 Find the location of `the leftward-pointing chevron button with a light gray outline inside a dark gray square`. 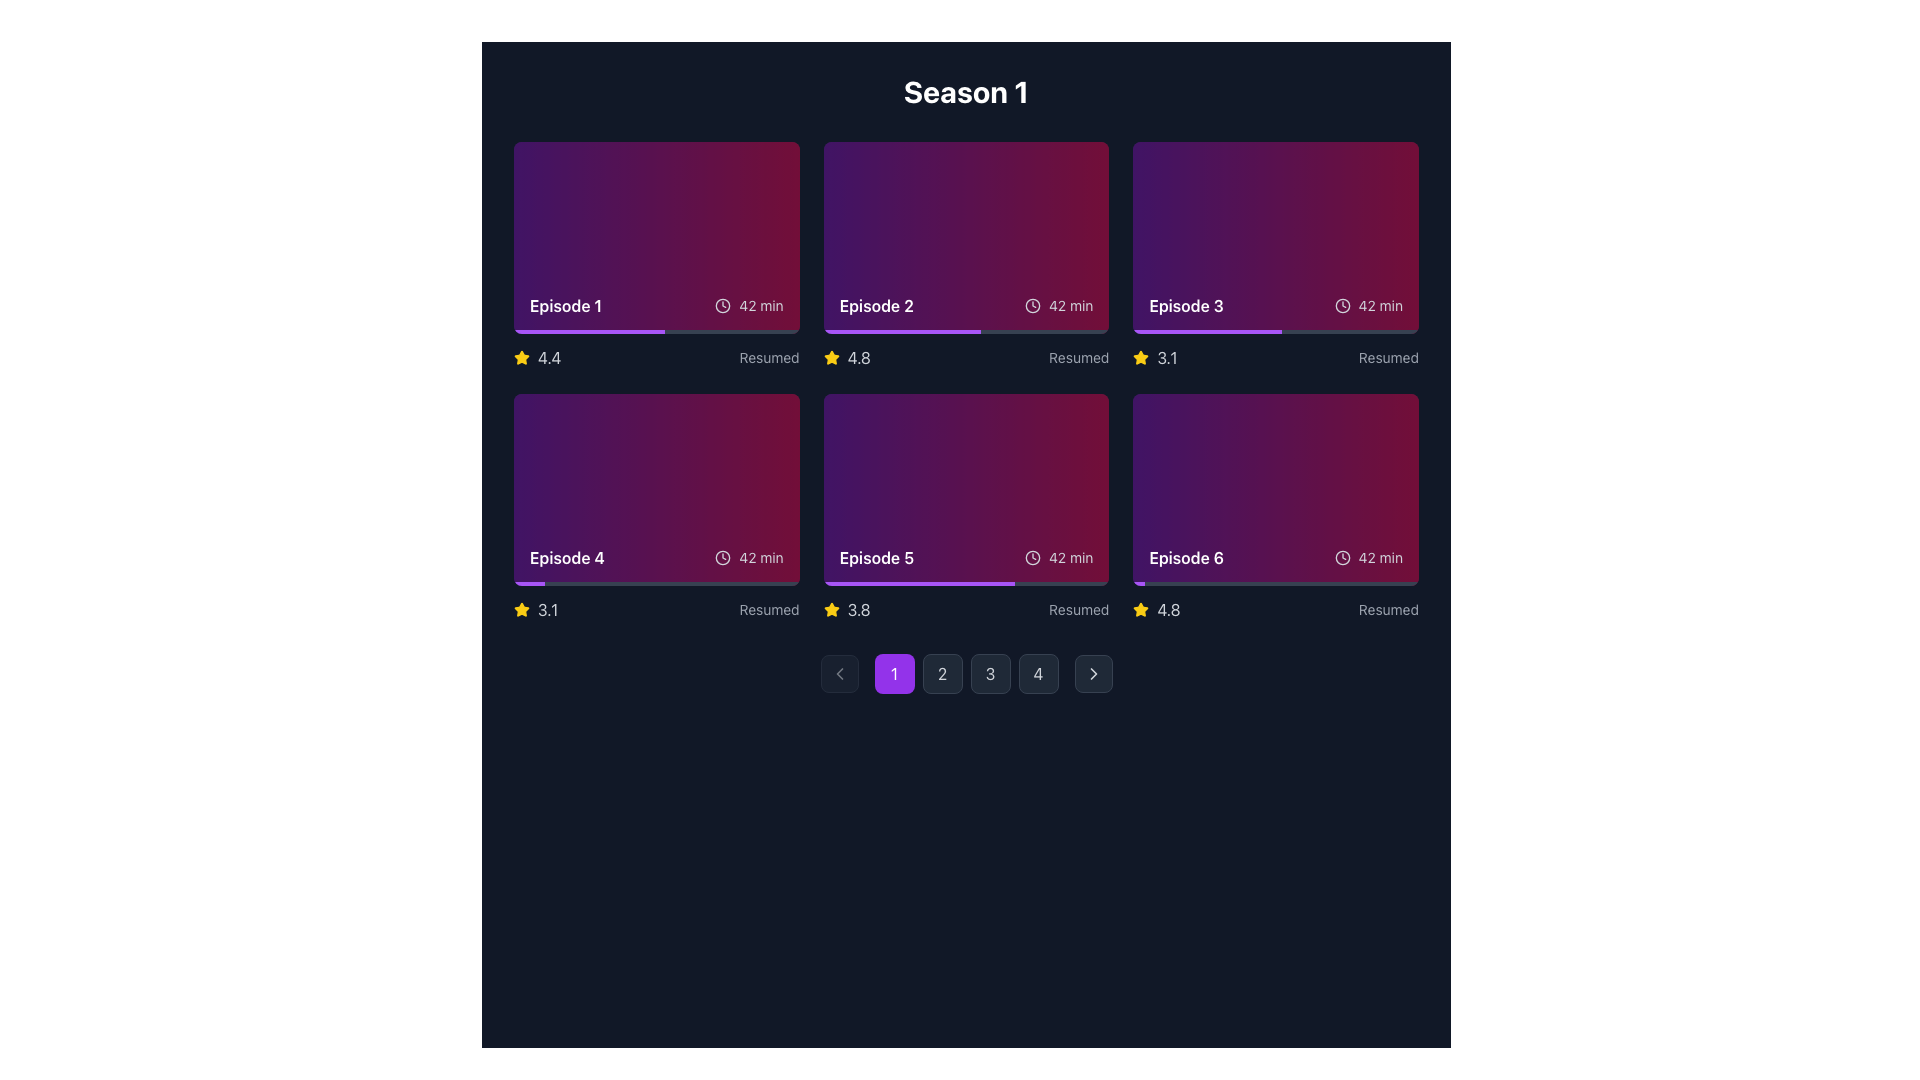

the leftward-pointing chevron button with a light gray outline inside a dark gray square is located at coordinates (839, 674).